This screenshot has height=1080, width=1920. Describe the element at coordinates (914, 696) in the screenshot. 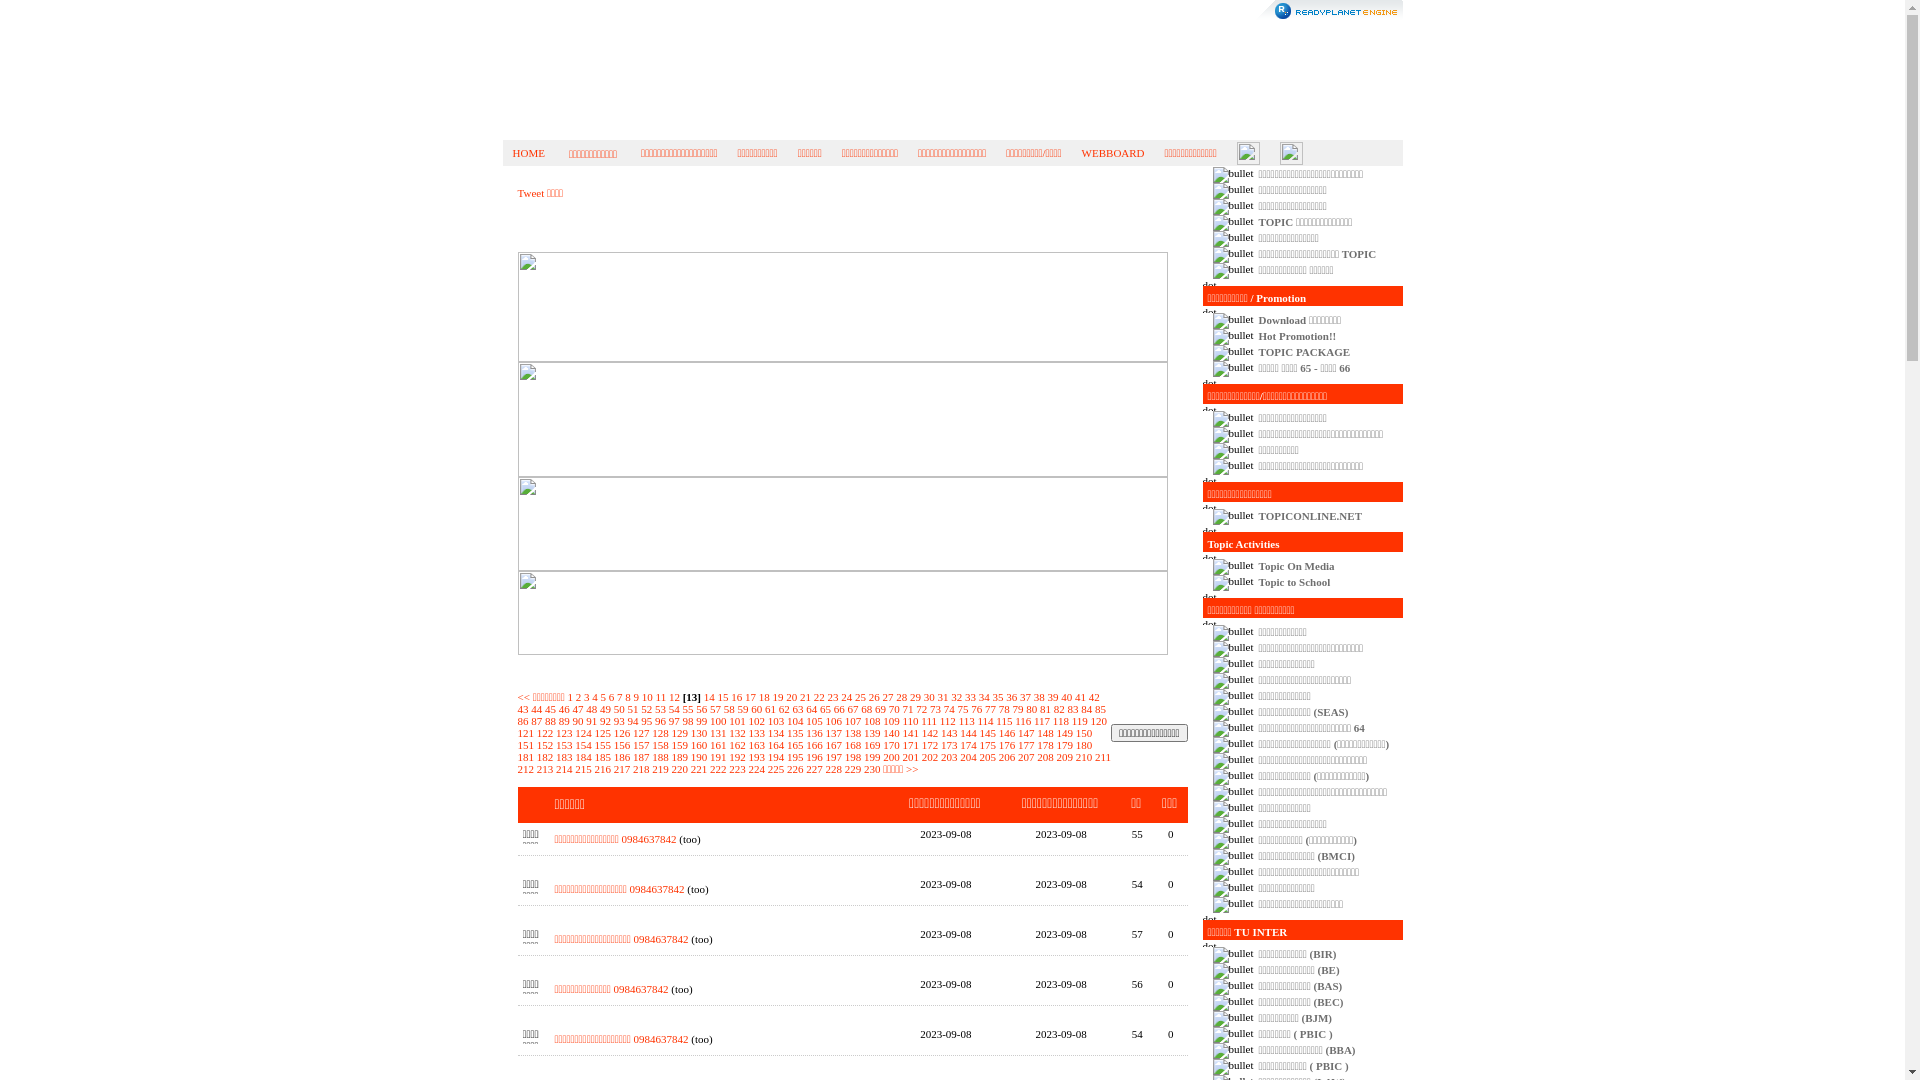

I see `'29'` at that location.